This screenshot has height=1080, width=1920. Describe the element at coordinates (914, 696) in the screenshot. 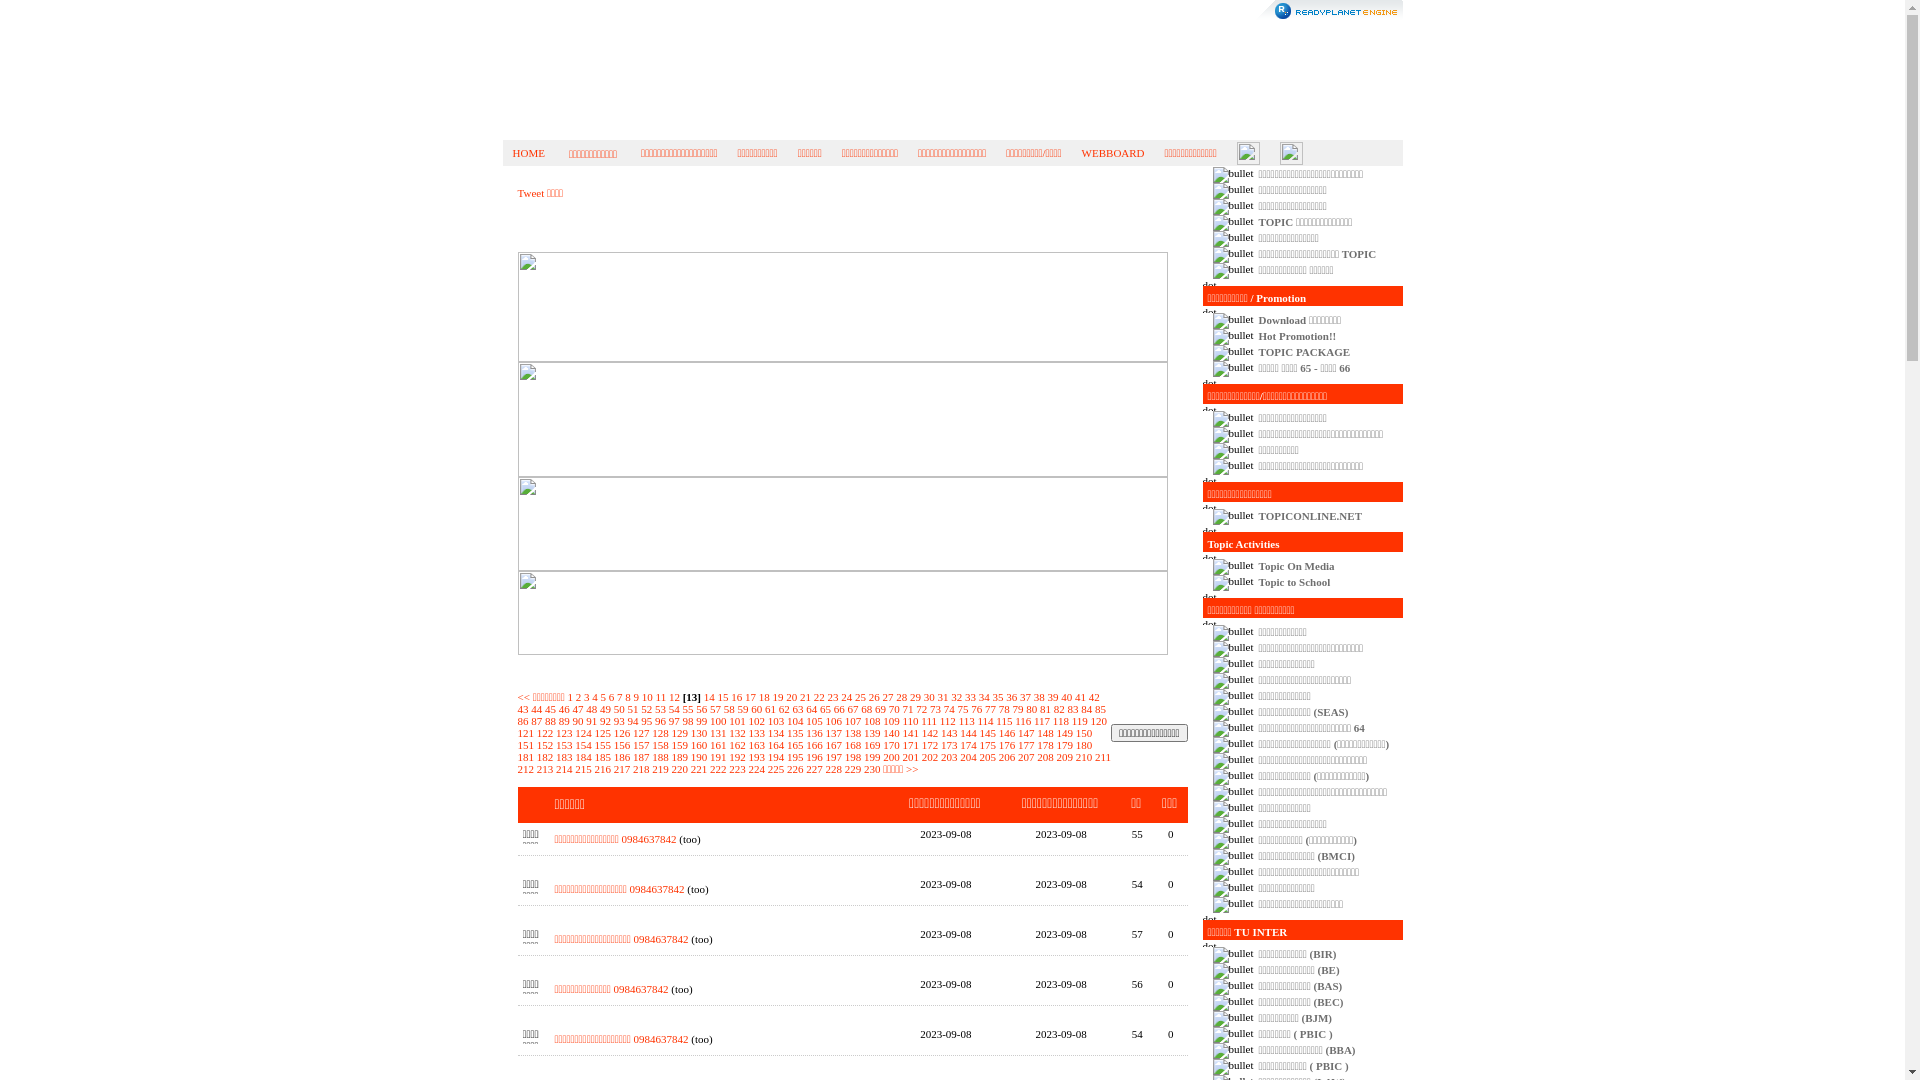

I see `'29'` at that location.